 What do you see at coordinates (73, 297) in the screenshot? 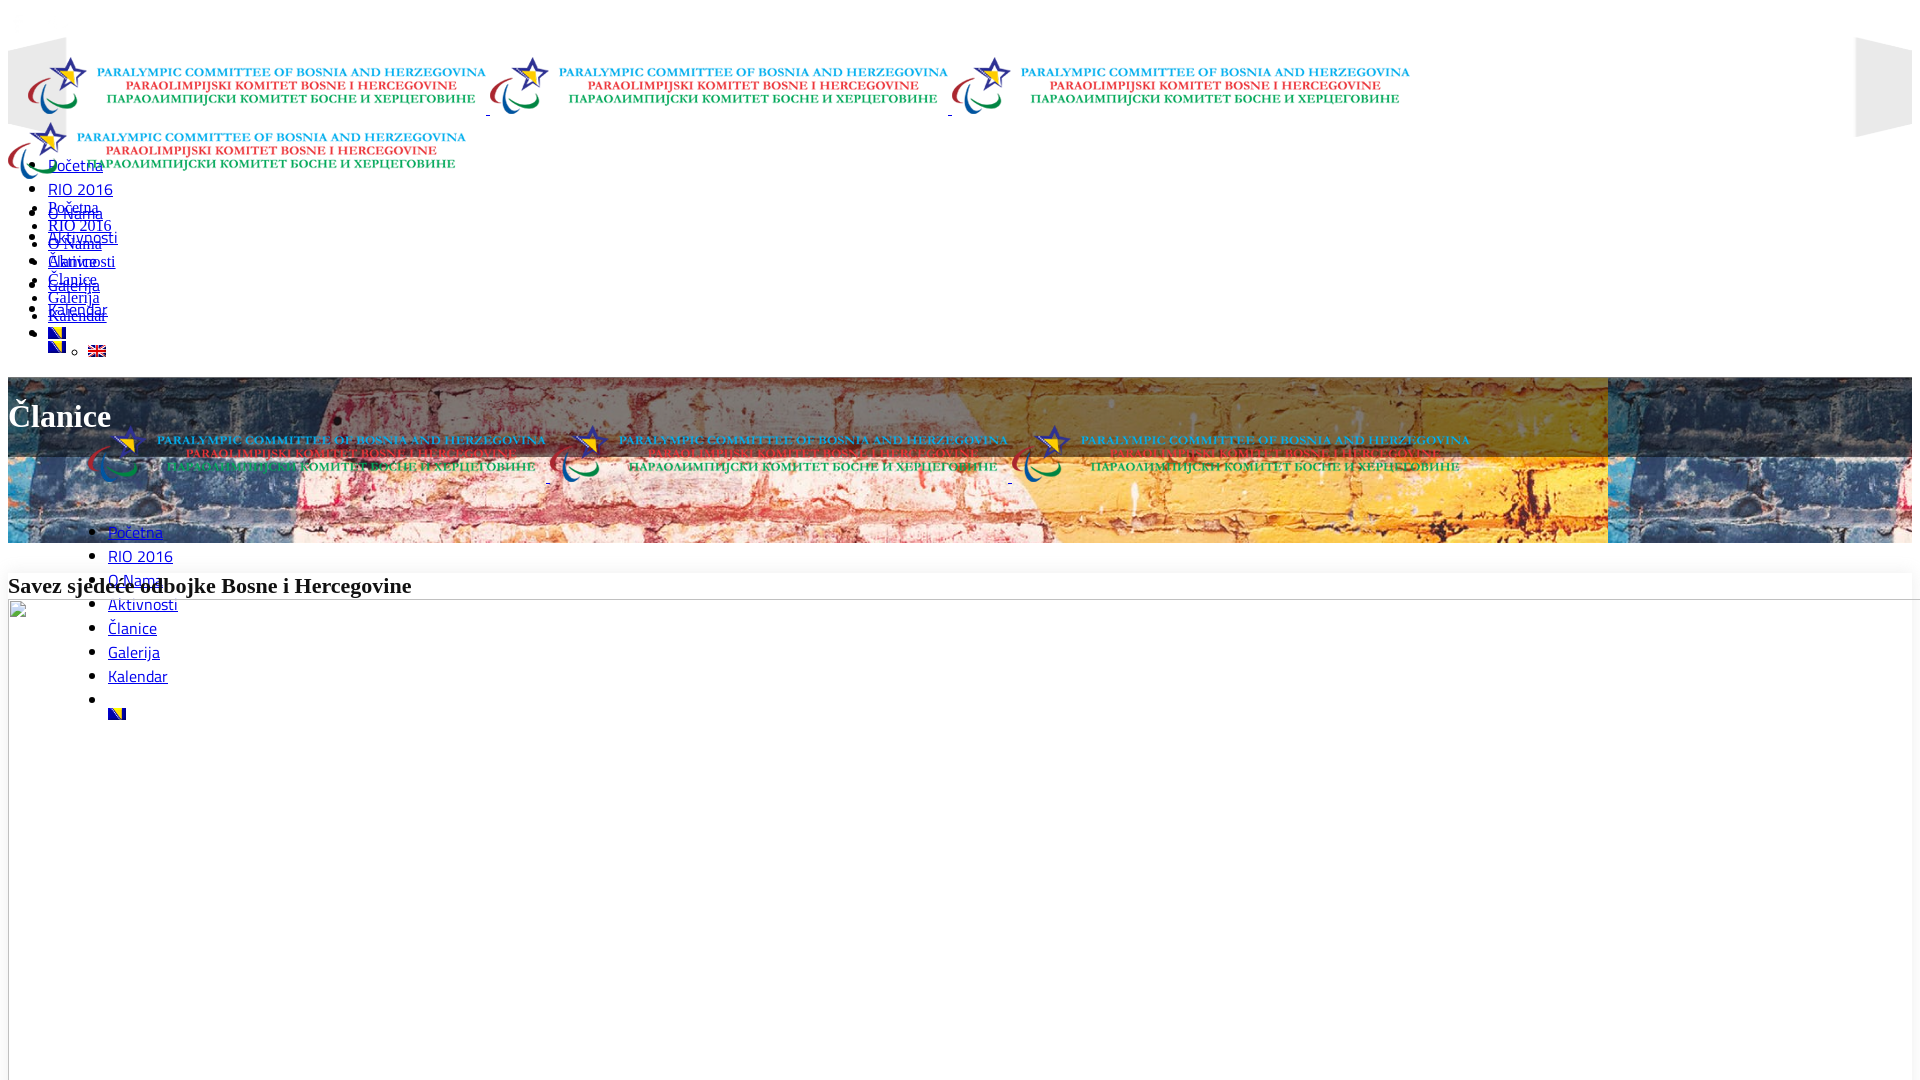
I see `'Galerija'` at bounding box center [73, 297].